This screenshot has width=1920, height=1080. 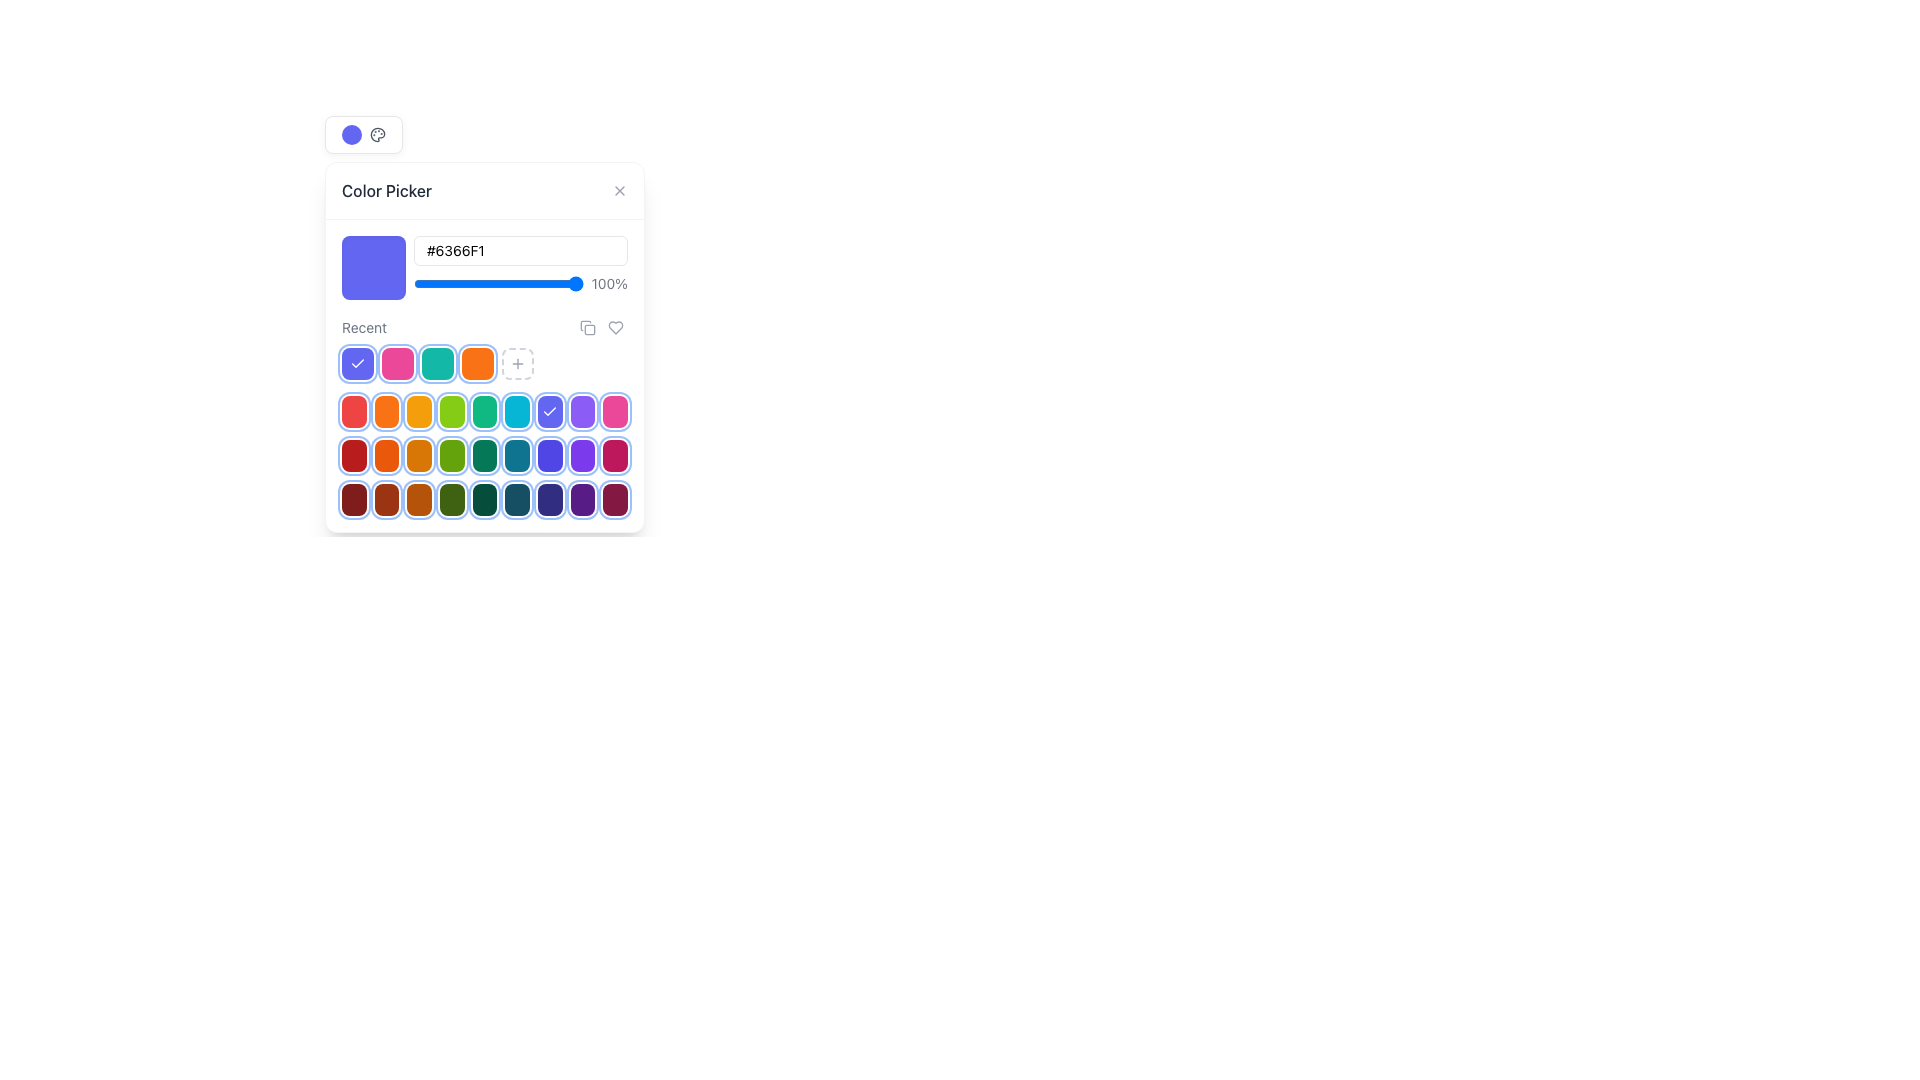 I want to click on the orange color tile in the 'Recent' section of the 'Color Picker' interface, so click(x=484, y=363).